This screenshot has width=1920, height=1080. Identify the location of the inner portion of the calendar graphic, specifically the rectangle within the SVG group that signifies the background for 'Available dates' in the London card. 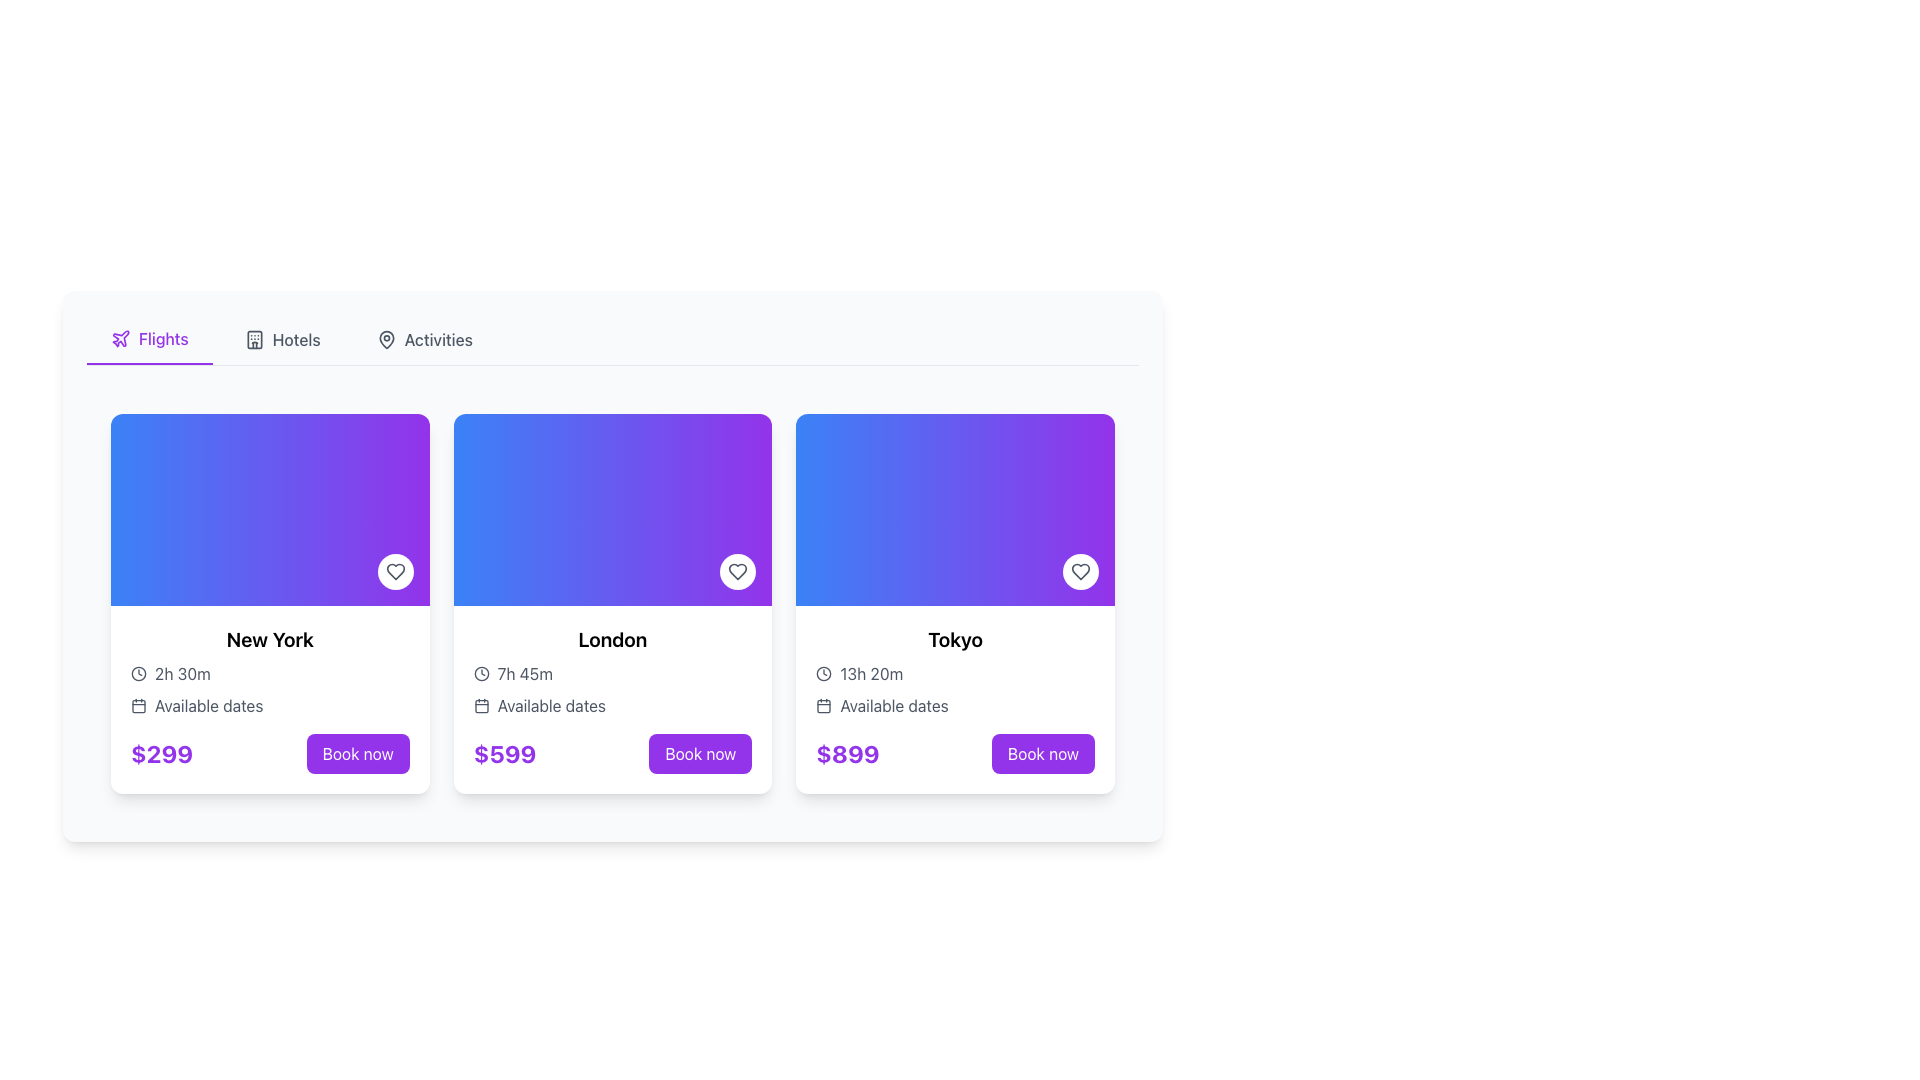
(481, 705).